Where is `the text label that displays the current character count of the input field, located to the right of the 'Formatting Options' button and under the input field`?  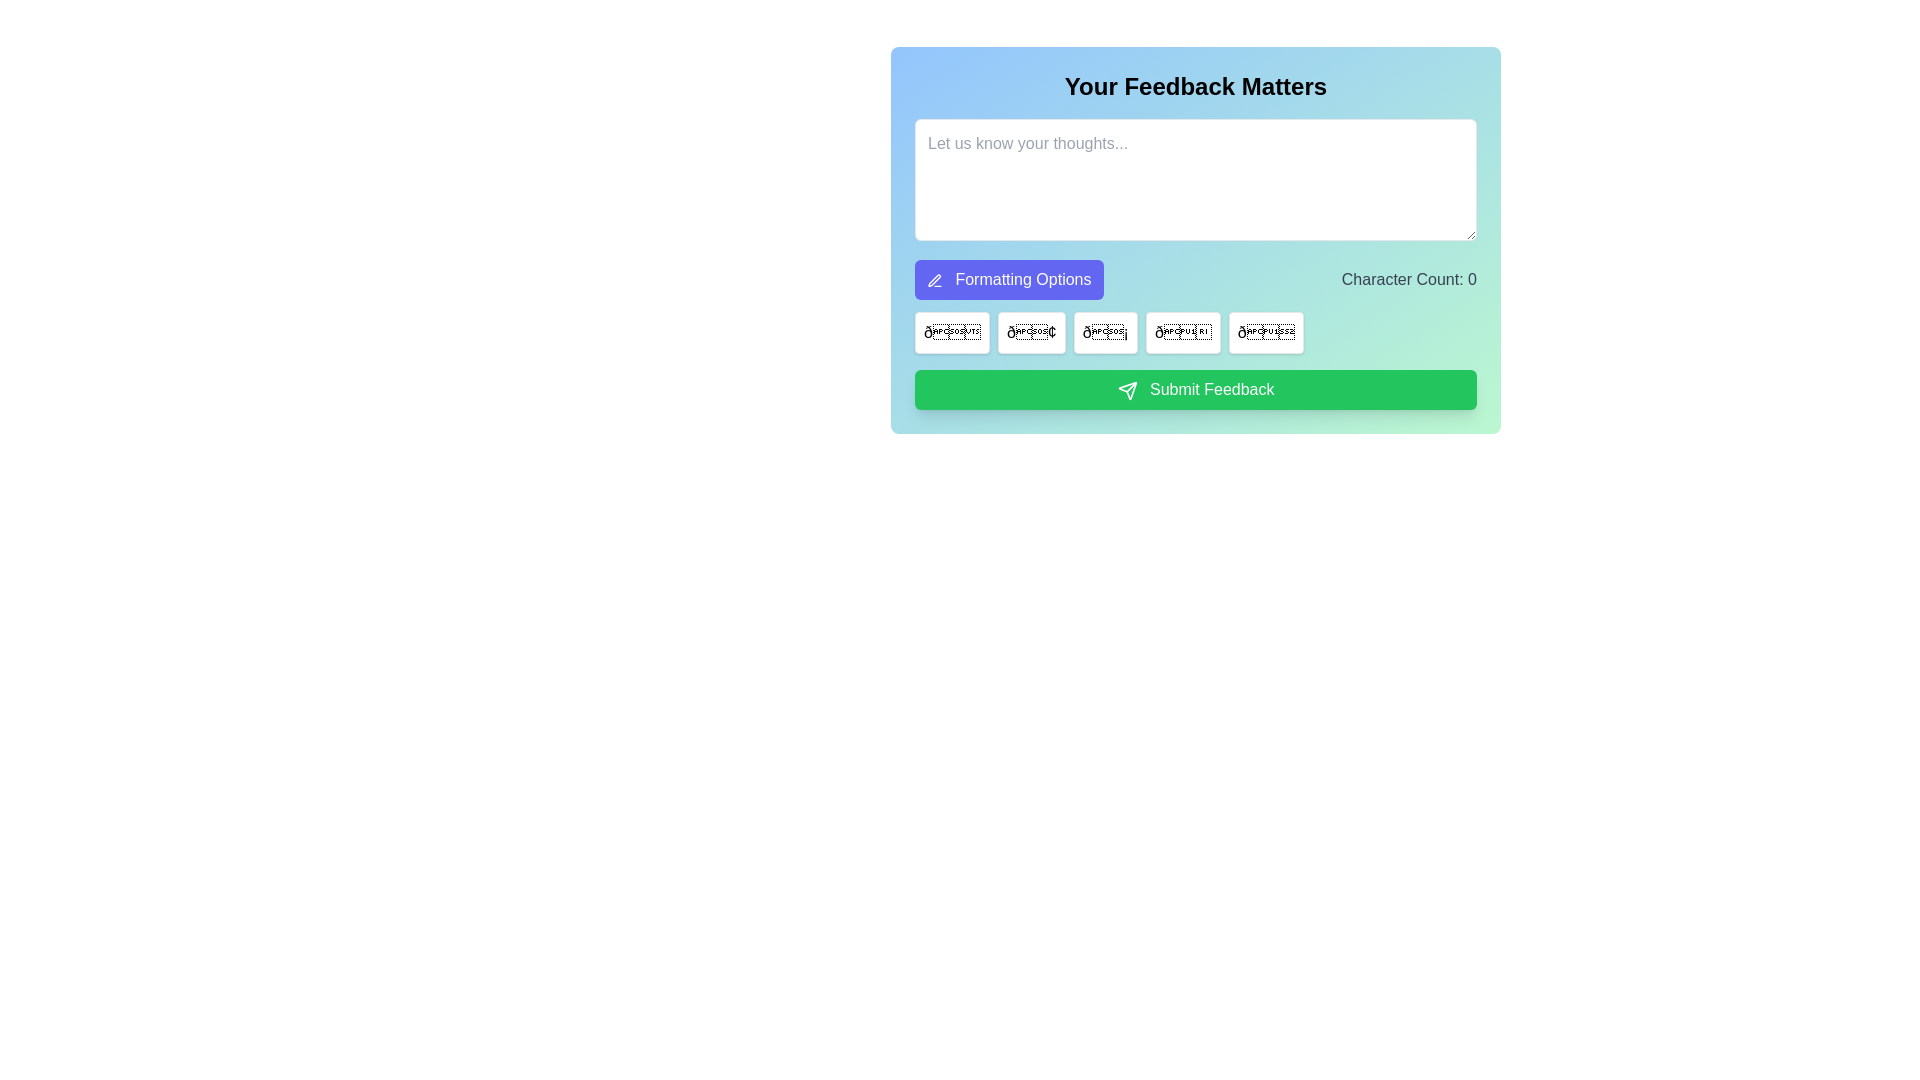 the text label that displays the current character count of the input field, located to the right of the 'Formatting Options' button and under the input field is located at coordinates (1408, 280).